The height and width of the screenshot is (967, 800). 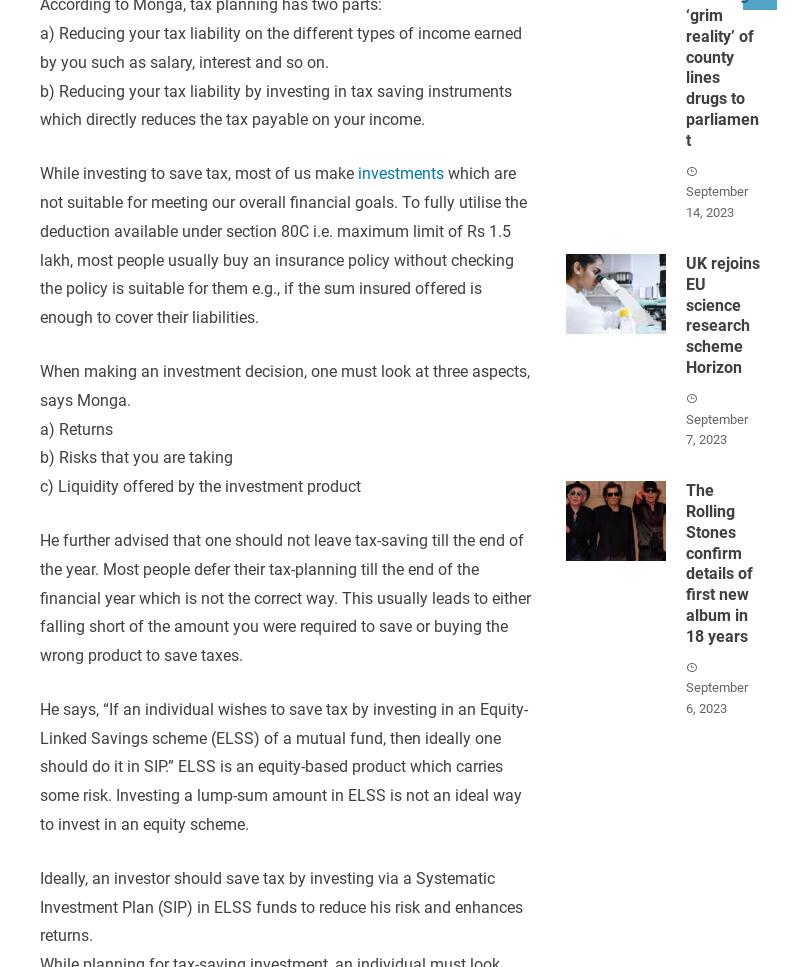 I want to click on 'While investing to save tax, most of us make', so click(x=197, y=173).